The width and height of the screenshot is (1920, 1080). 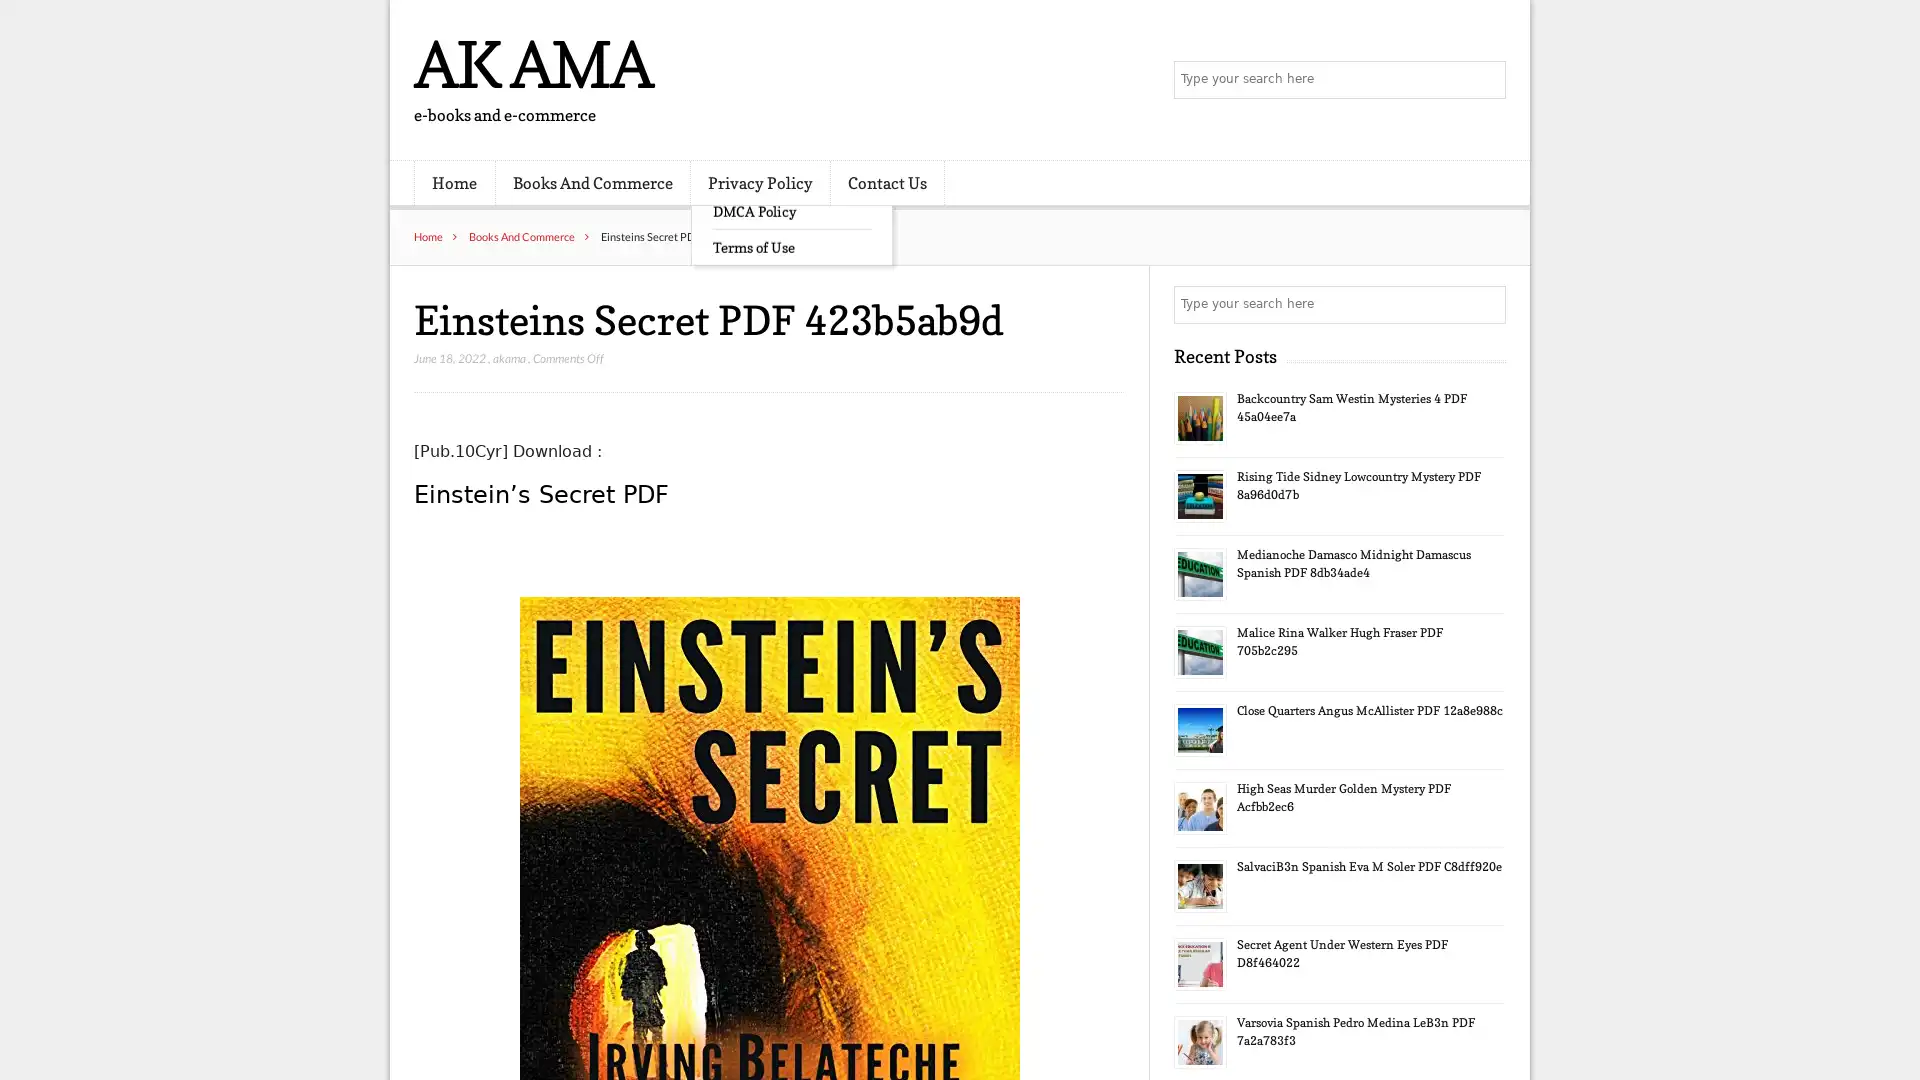 What do you see at coordinates (1485, 304) in the screenshot?
I see `Search` at bounding box center [1485, 304].